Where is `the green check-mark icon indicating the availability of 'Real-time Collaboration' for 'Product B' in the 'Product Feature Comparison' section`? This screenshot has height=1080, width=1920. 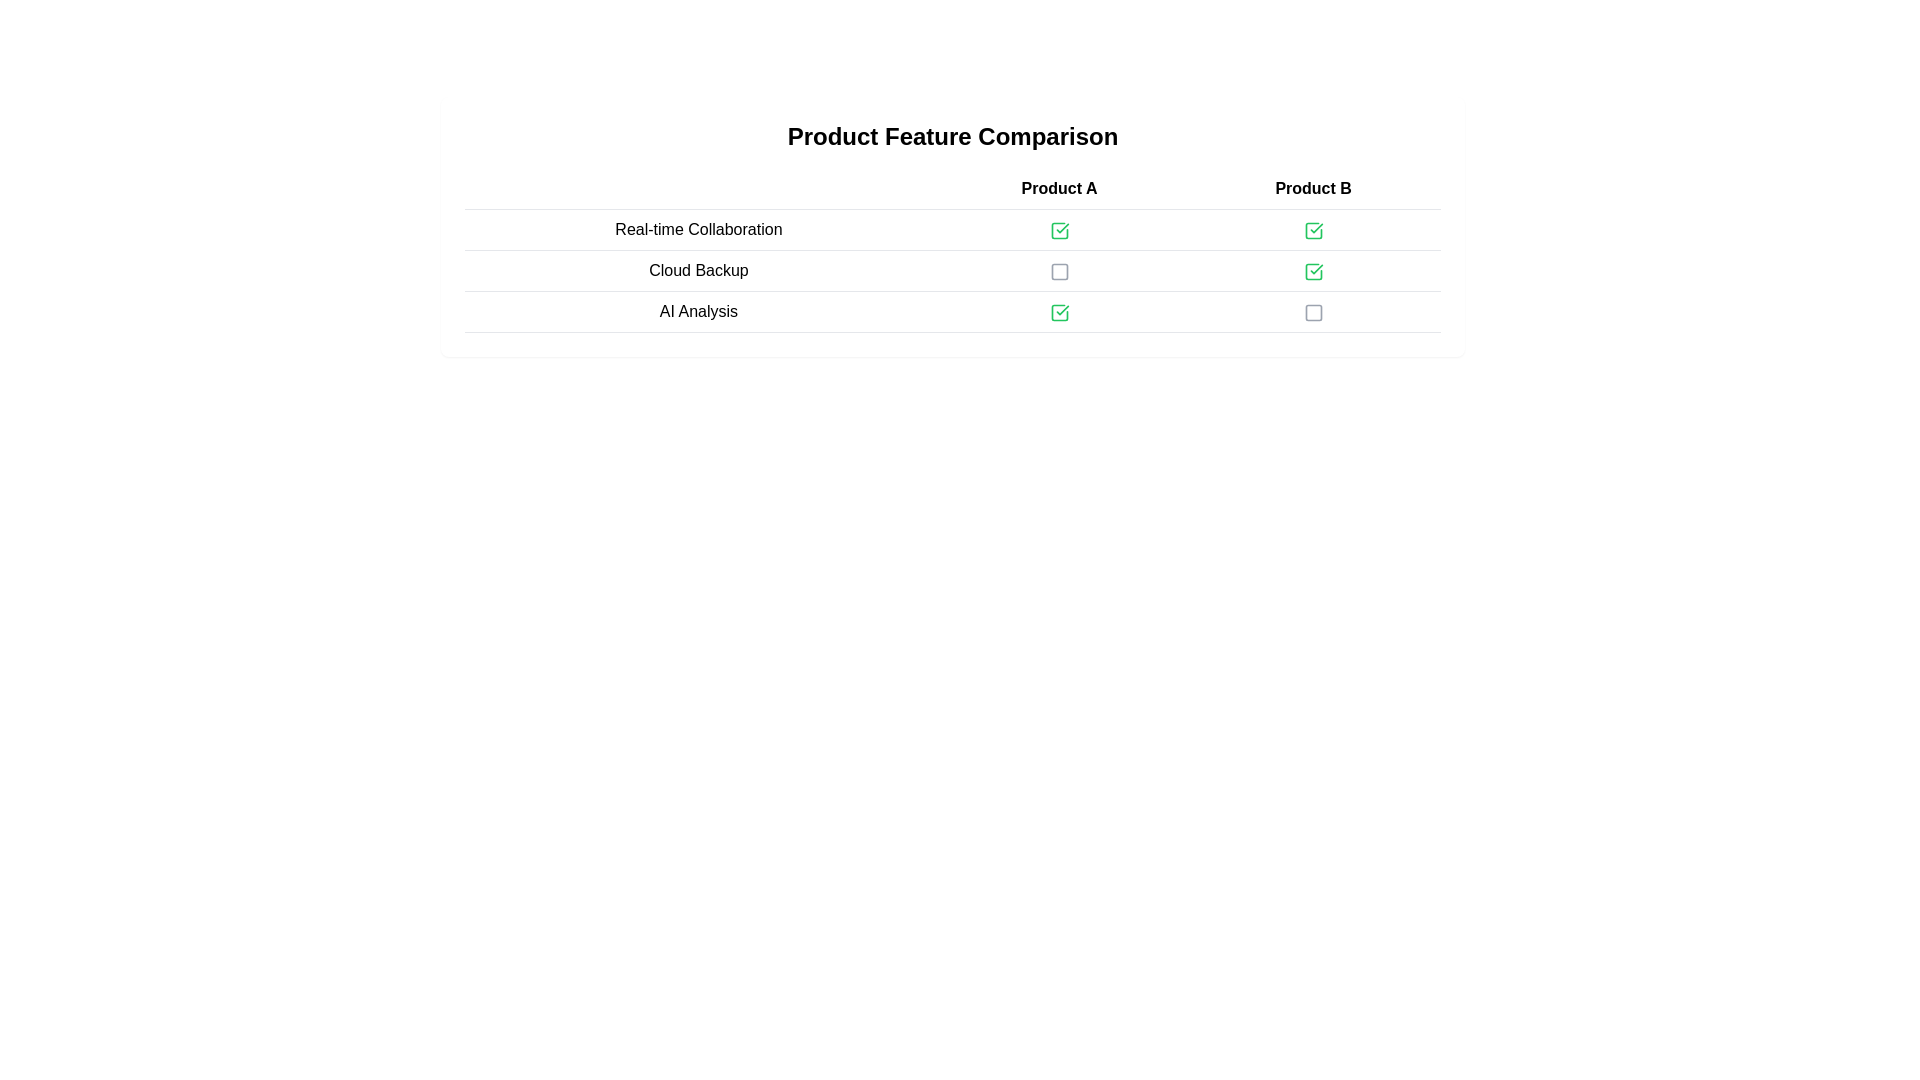
the green check-mark icon indicating the availability of 'Real-time Collaboration' for 'Product B' in the 'Product Feature Comparison' section is located at coordinates (1313, 229).